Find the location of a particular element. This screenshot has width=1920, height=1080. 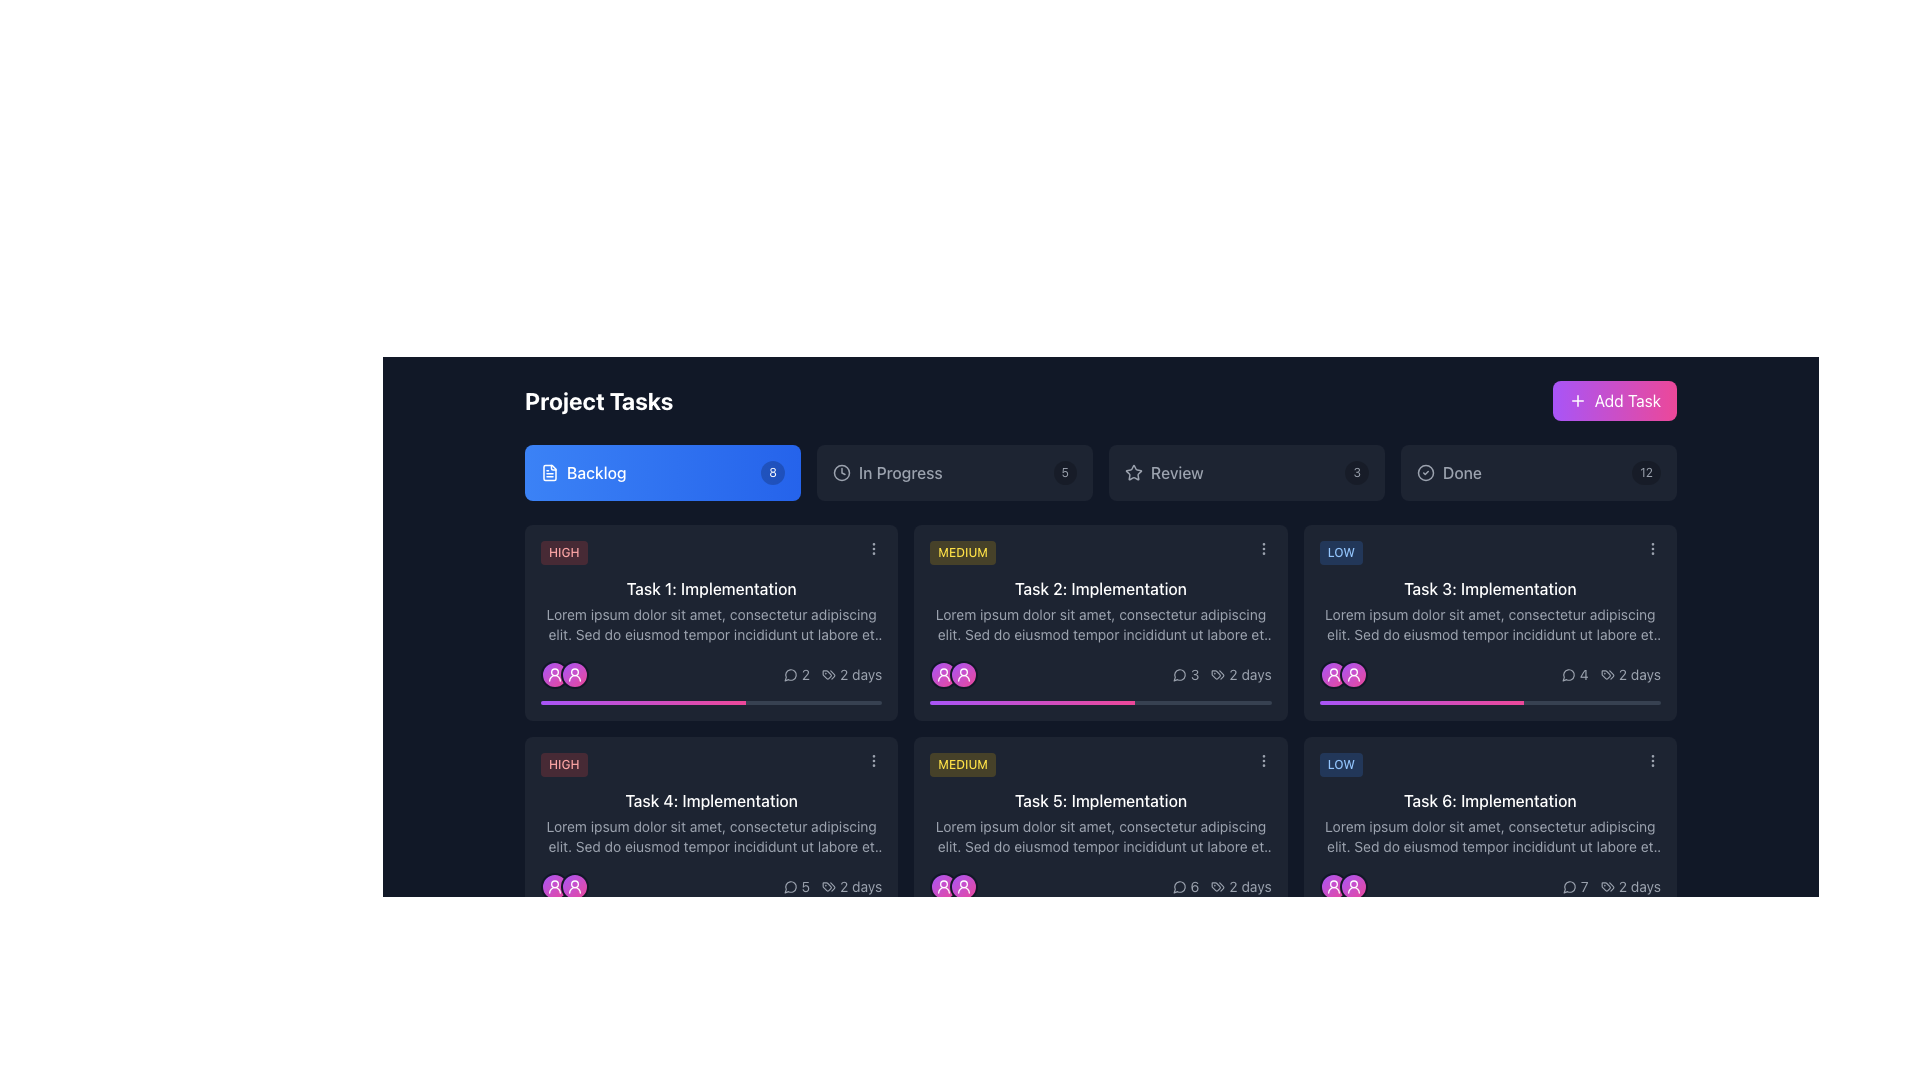

the dark gray horizontal progress bar with a gradient from purple to pink, located at the bottom of the 'Task 1: Implementation' card in the 'Backlog' section is located at coordinates (711, 701).